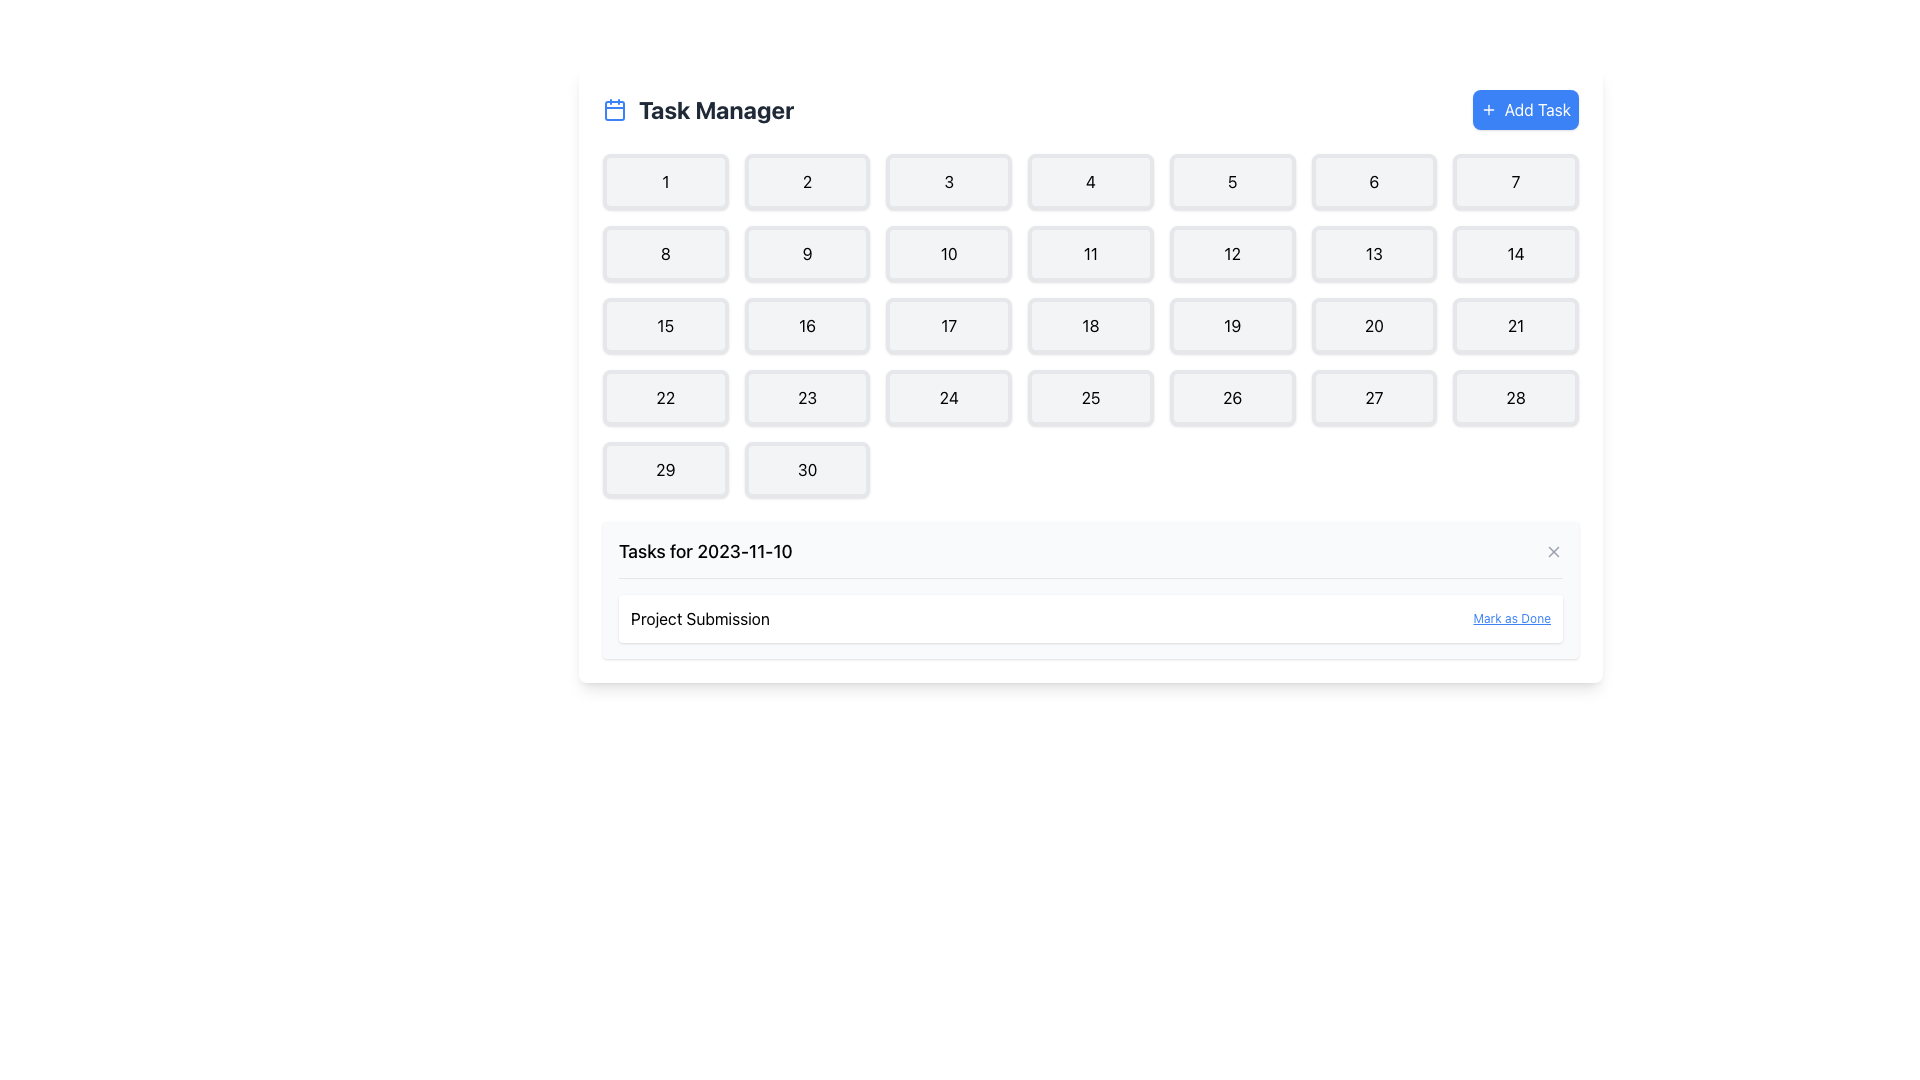 The width and height of the screenshot is (1920, 1080). I want to click on the calendar icon with blue edges and fill, located next to the 'Task Manager' text label in the title bar, so click(613, 110).